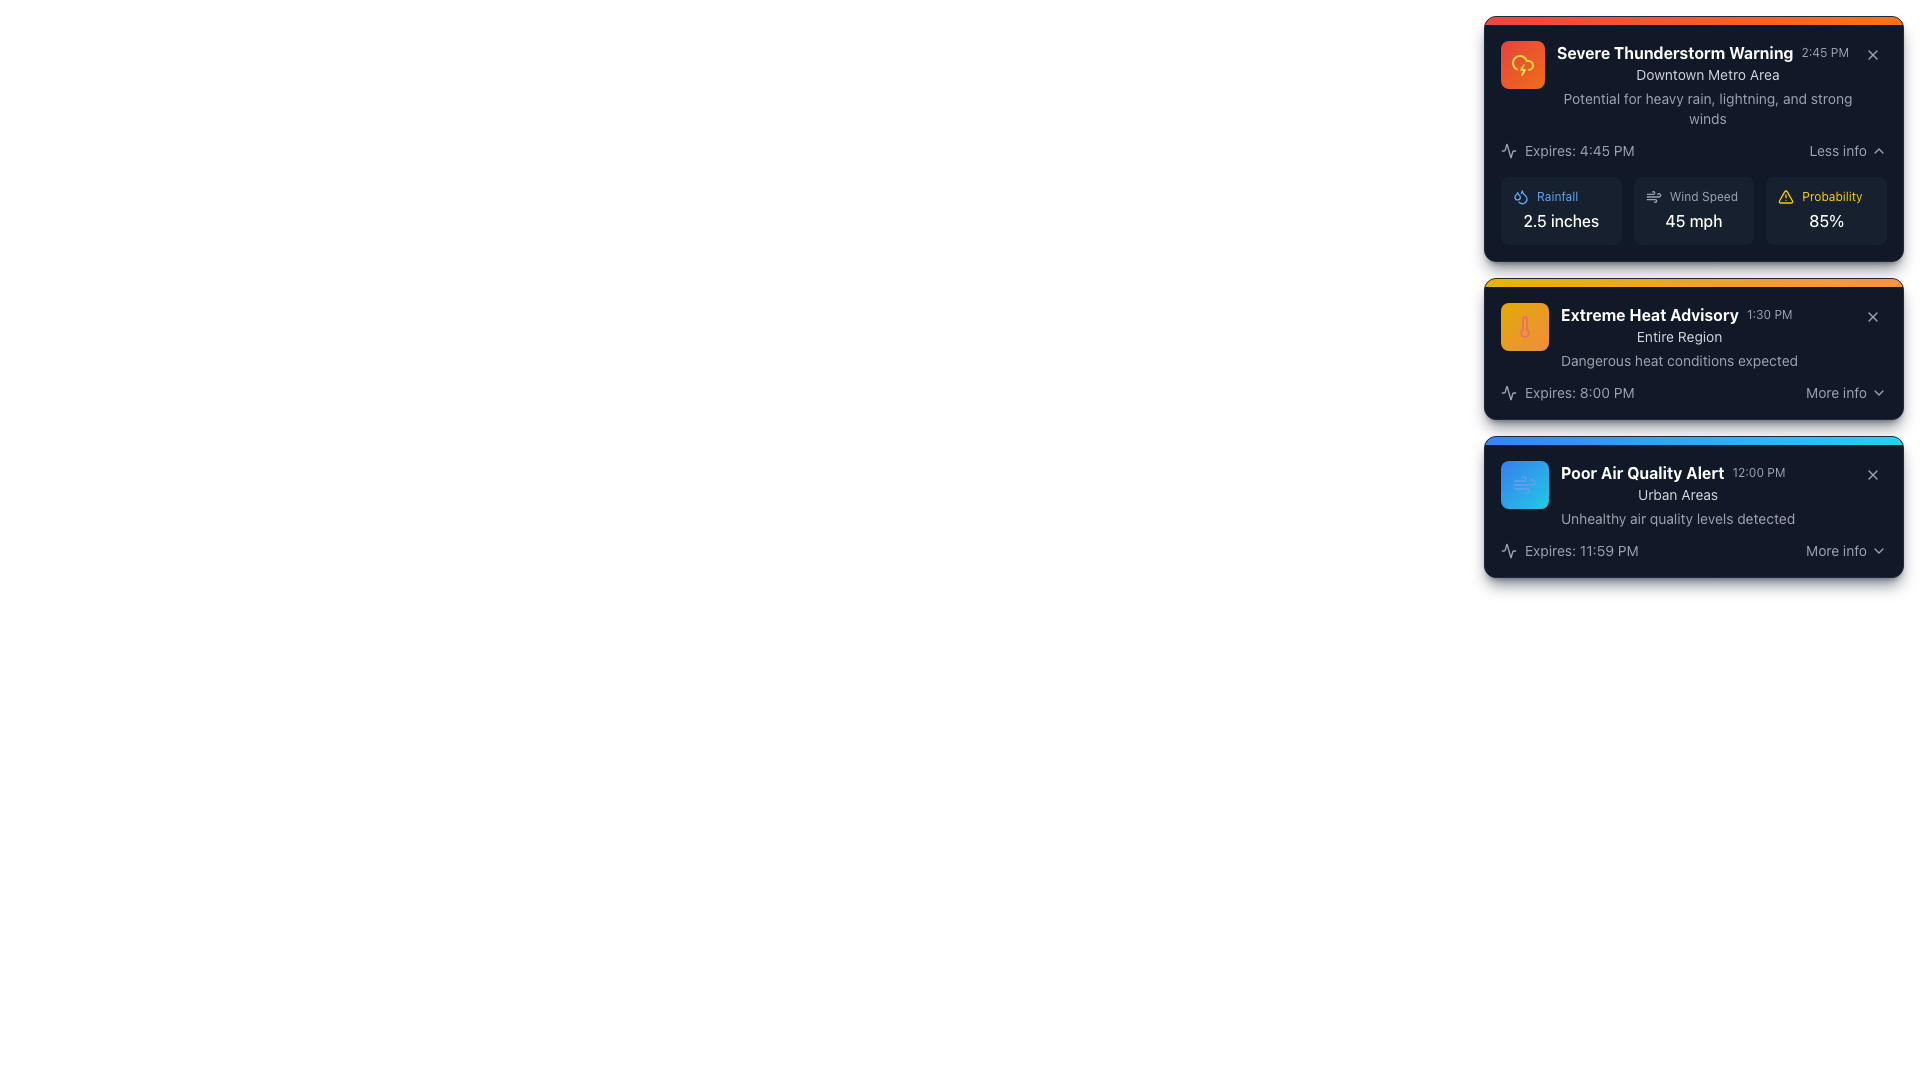 The height and width of the screenshot is (1080, 1920). What do you see at coordinates (1678, 494) in the screenshot?
I see `alert information from the notification card titled 'Poor Air Quality Alert' located in the lower section of the stack` at bounding box center [1678, 494].